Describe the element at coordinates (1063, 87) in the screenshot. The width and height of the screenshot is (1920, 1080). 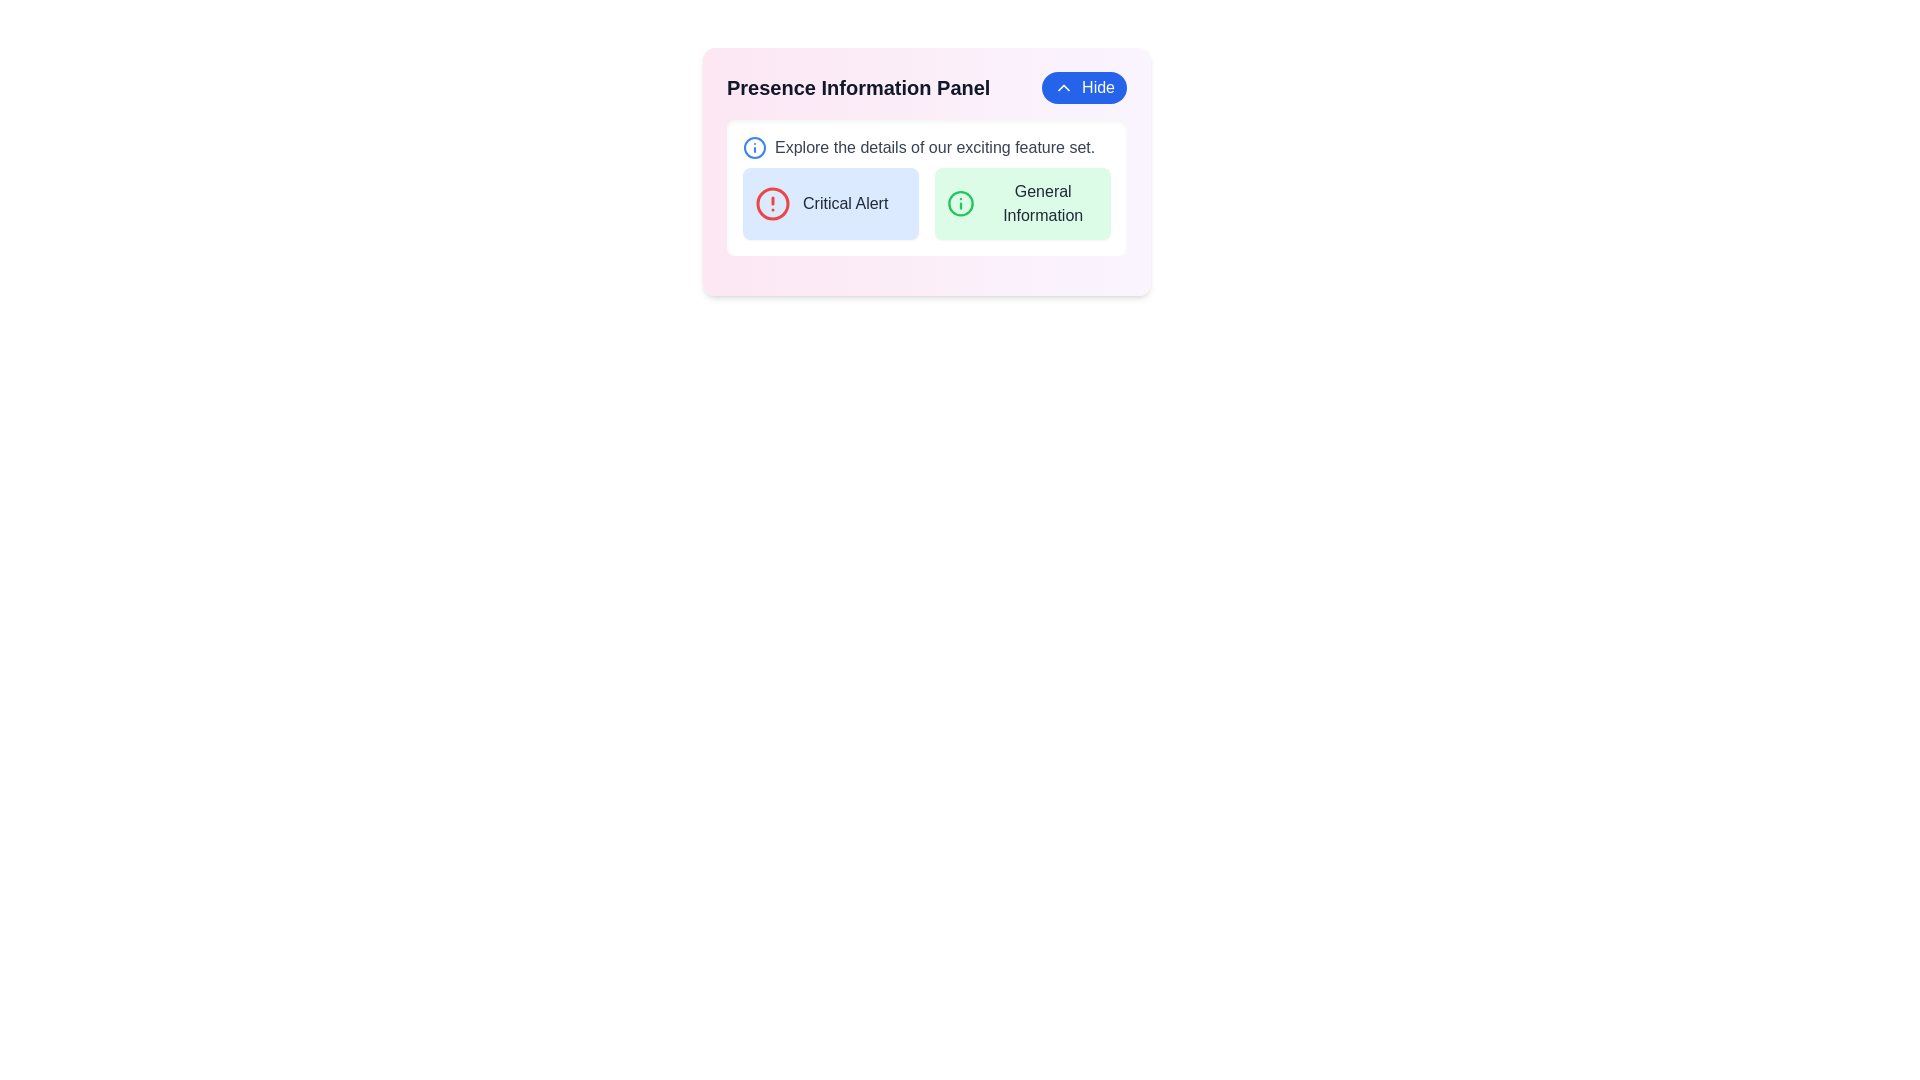
I see `the chevron icon located in the top-right corner of the 'Presence Information Panel'` at that location.